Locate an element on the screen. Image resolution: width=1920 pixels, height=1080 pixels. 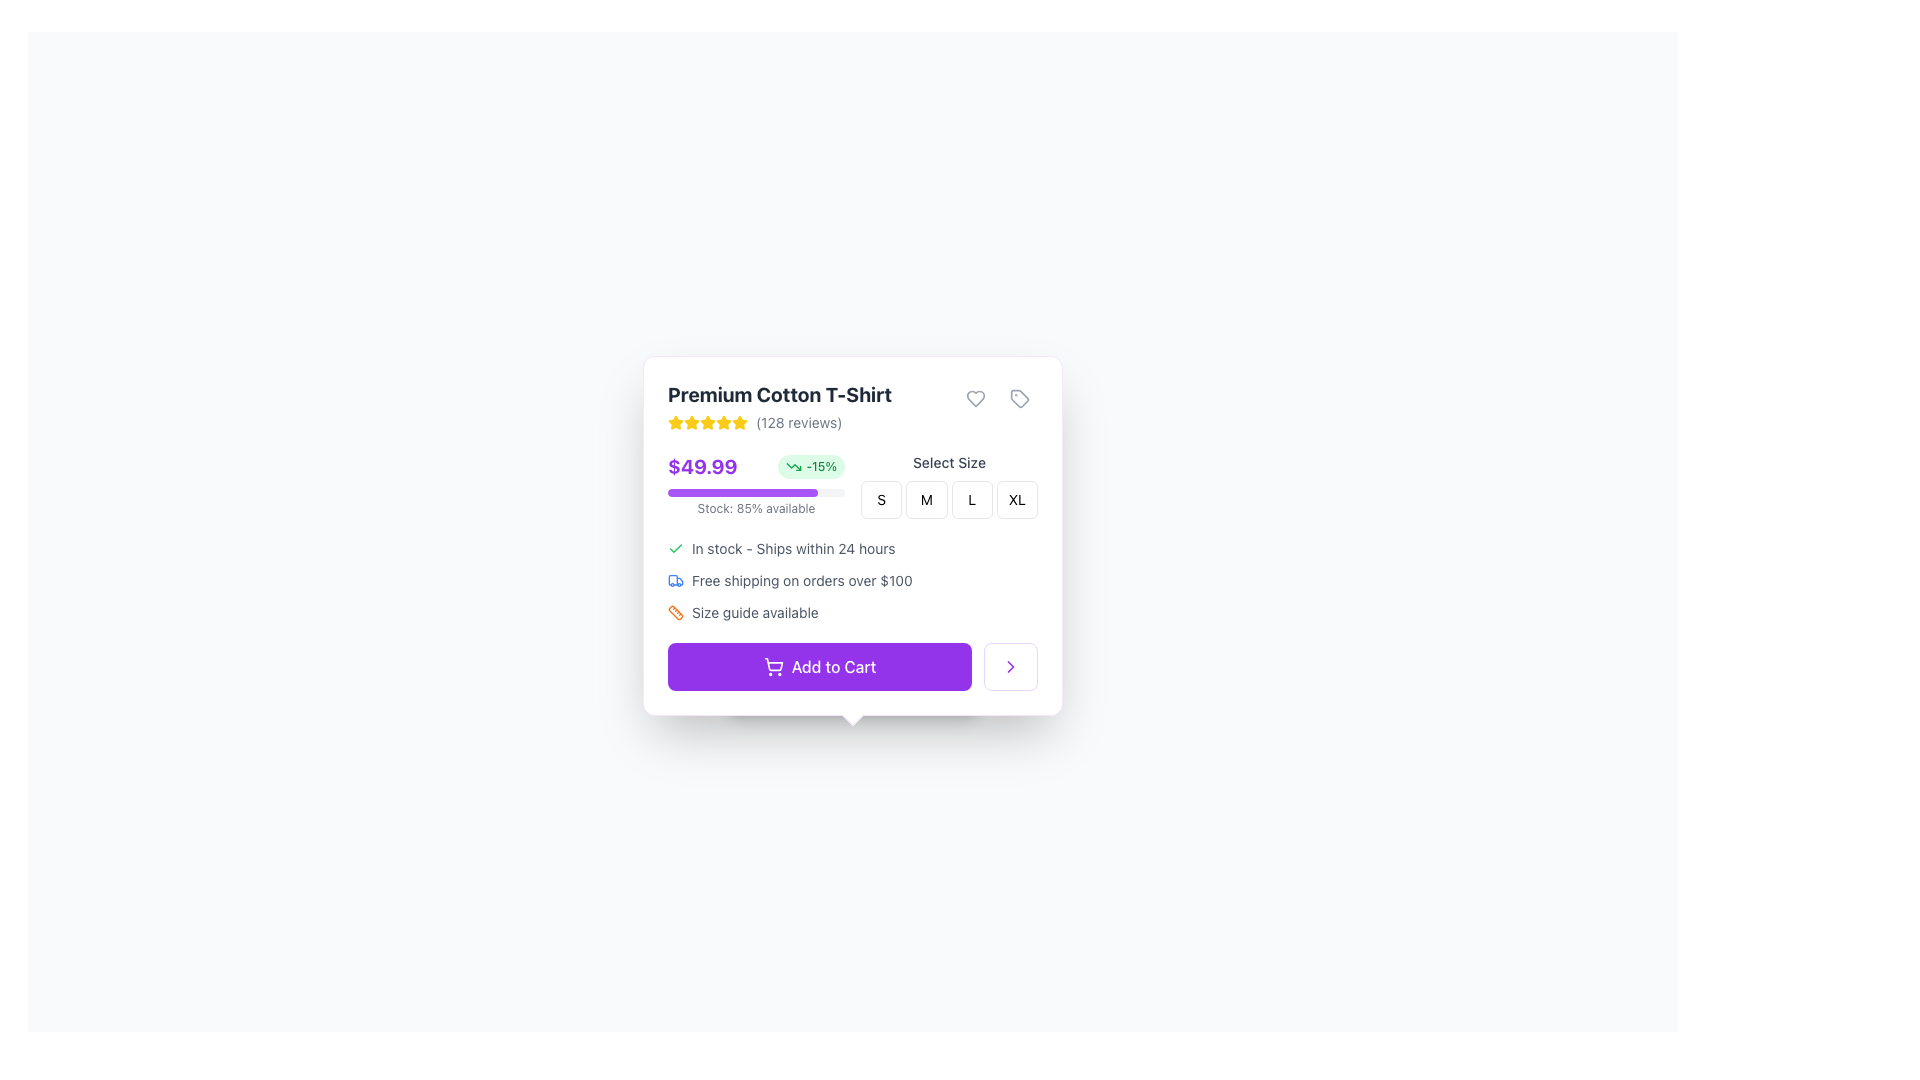
the discount badge indicating a 15% off on the product, located at the top-right corner of the card layout next to the price component is located at coordinates (811, 466).